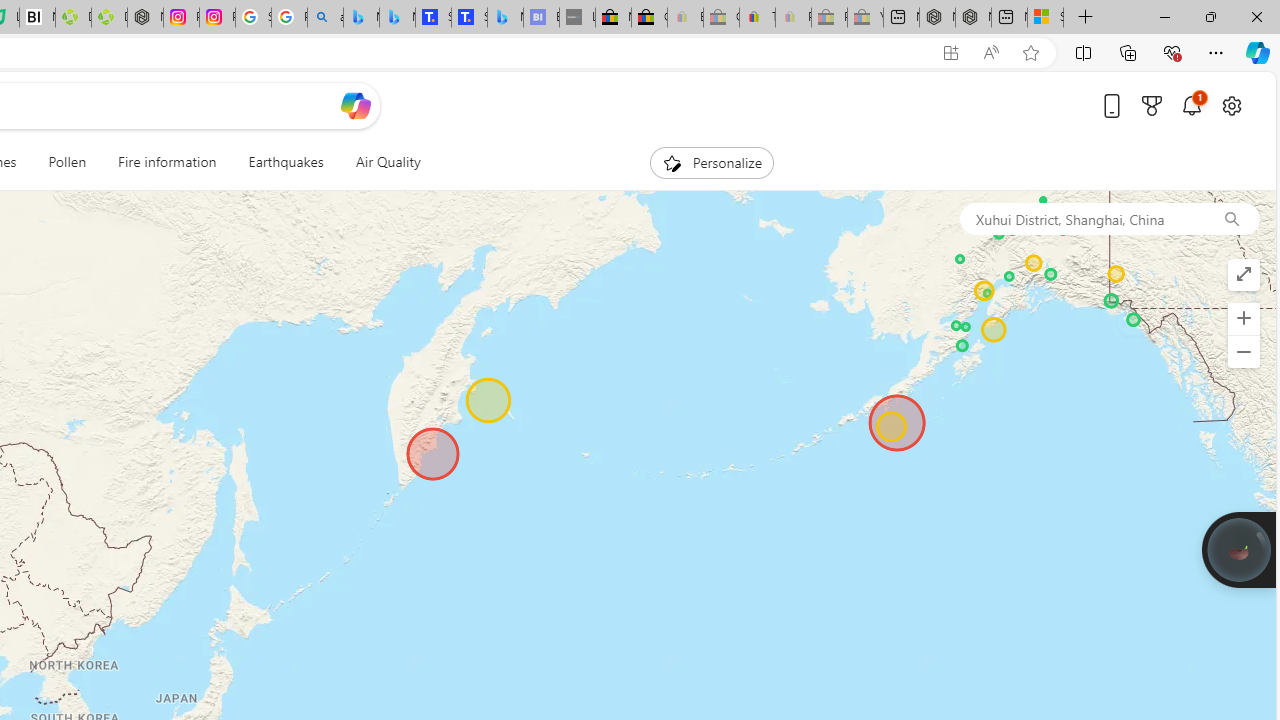  What do you see at coordinates (144, 17) in the screenshot?
I see `'Nordace - Nordace Edin Collection'` at bounding box center [144, 17].